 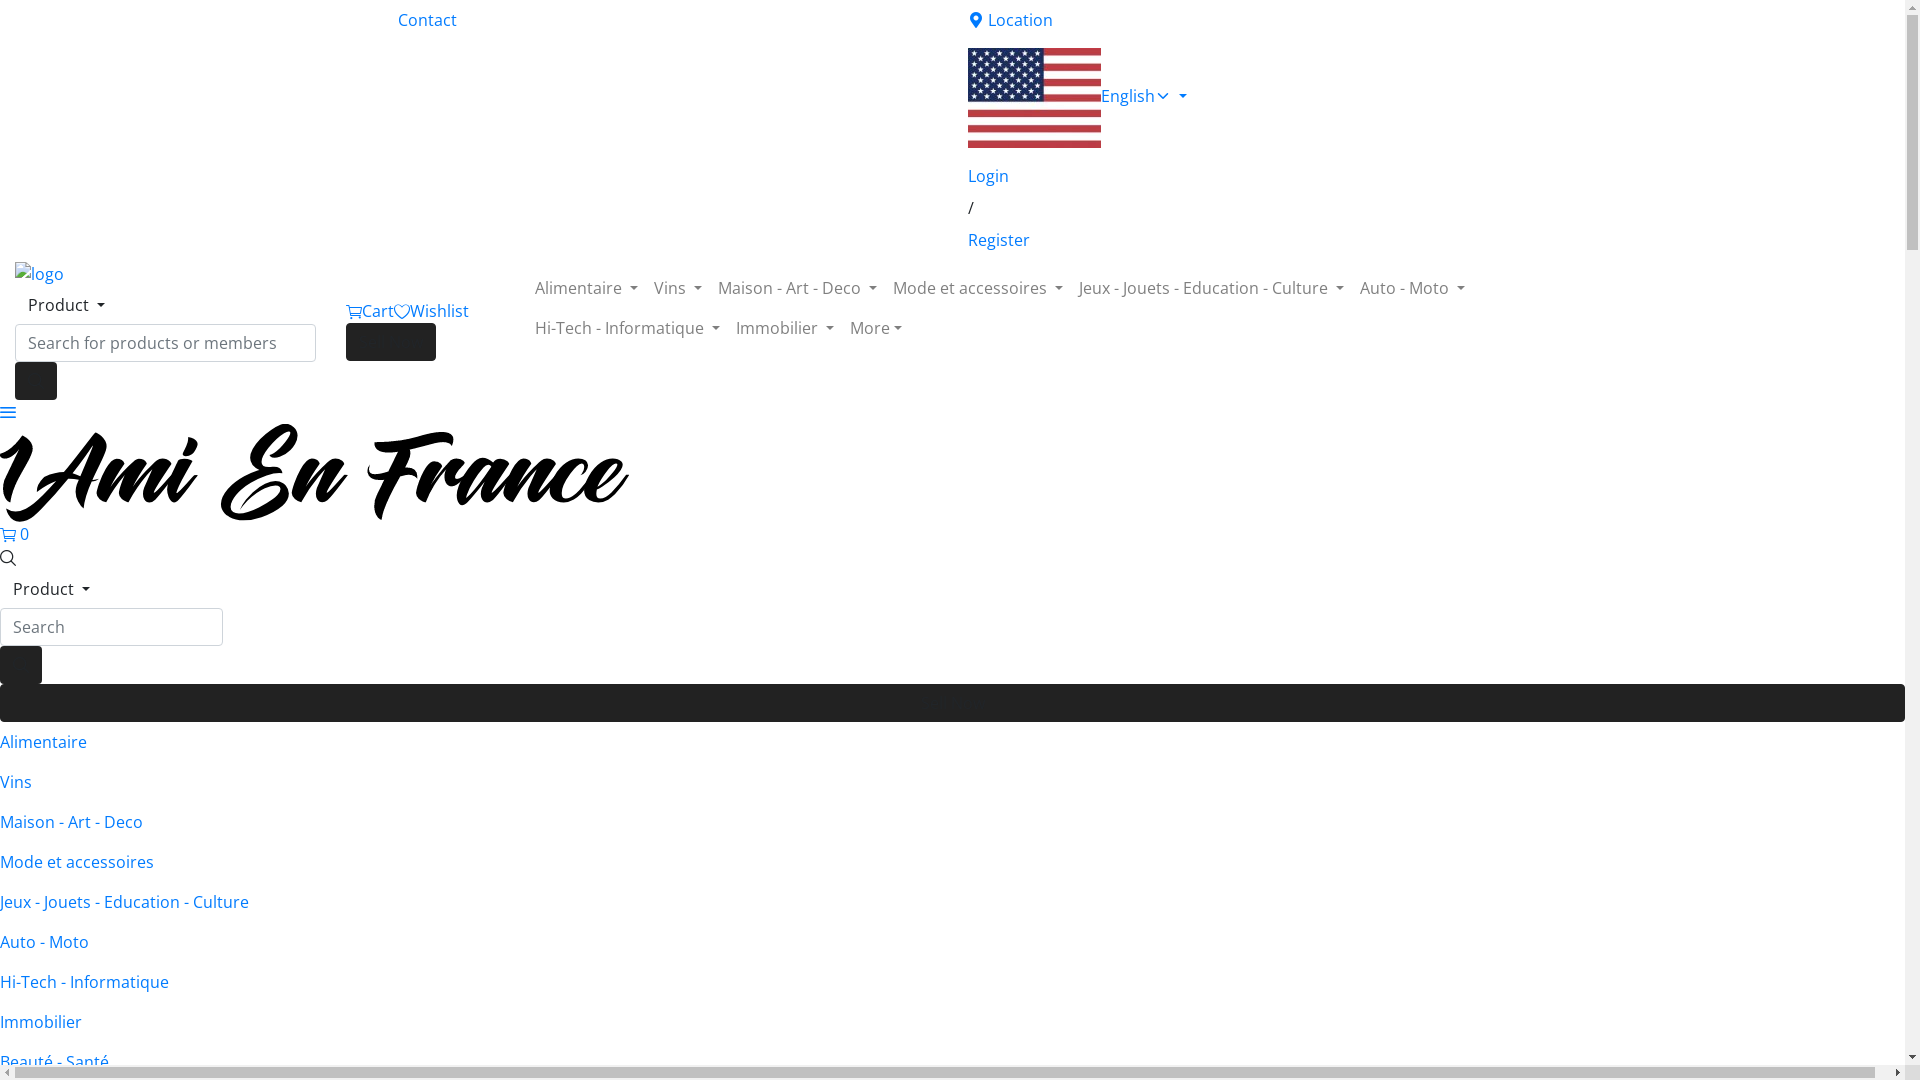 What do you see at coordinates (951, 781) in the screenshot?
I see `'Vins'` at bounding box center [951, 781].